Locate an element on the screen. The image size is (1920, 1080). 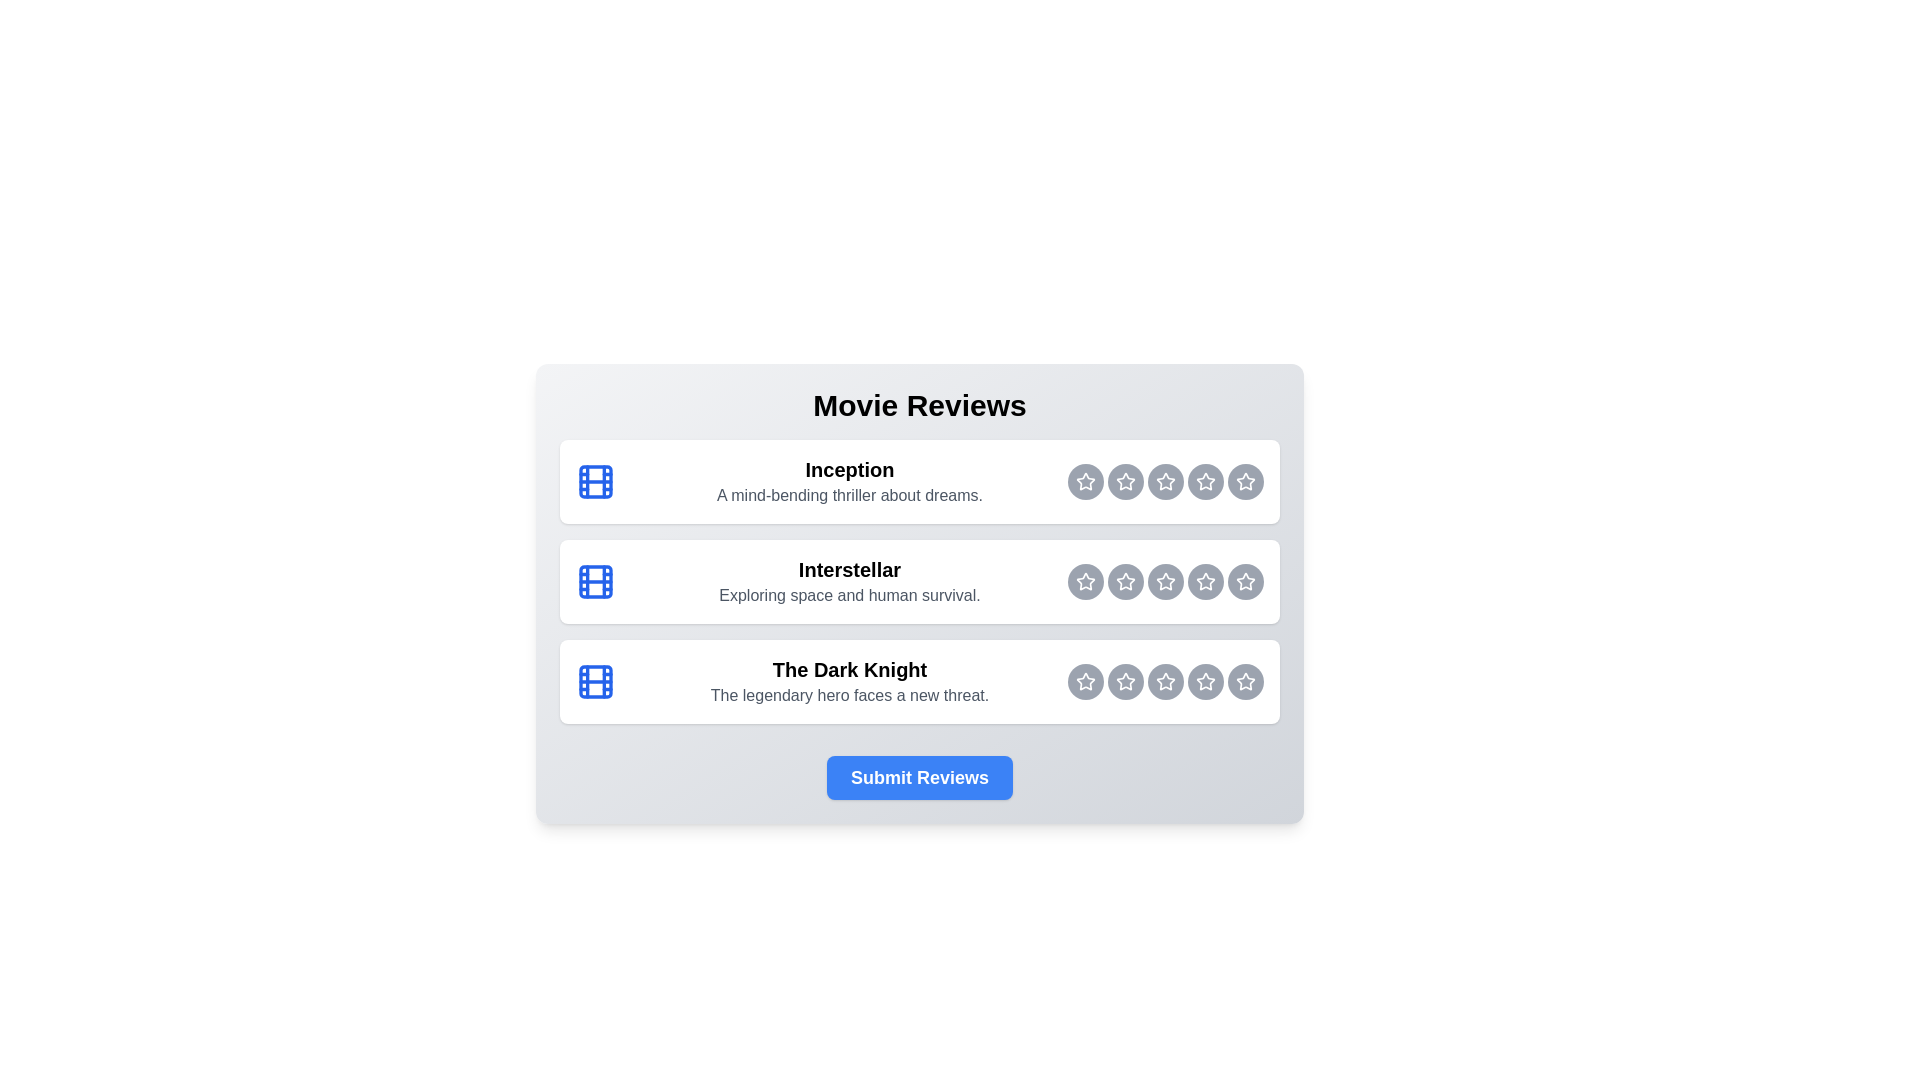
the rating for the movie 'Inception' to 2 stars is located at coordinates (1084, 482).